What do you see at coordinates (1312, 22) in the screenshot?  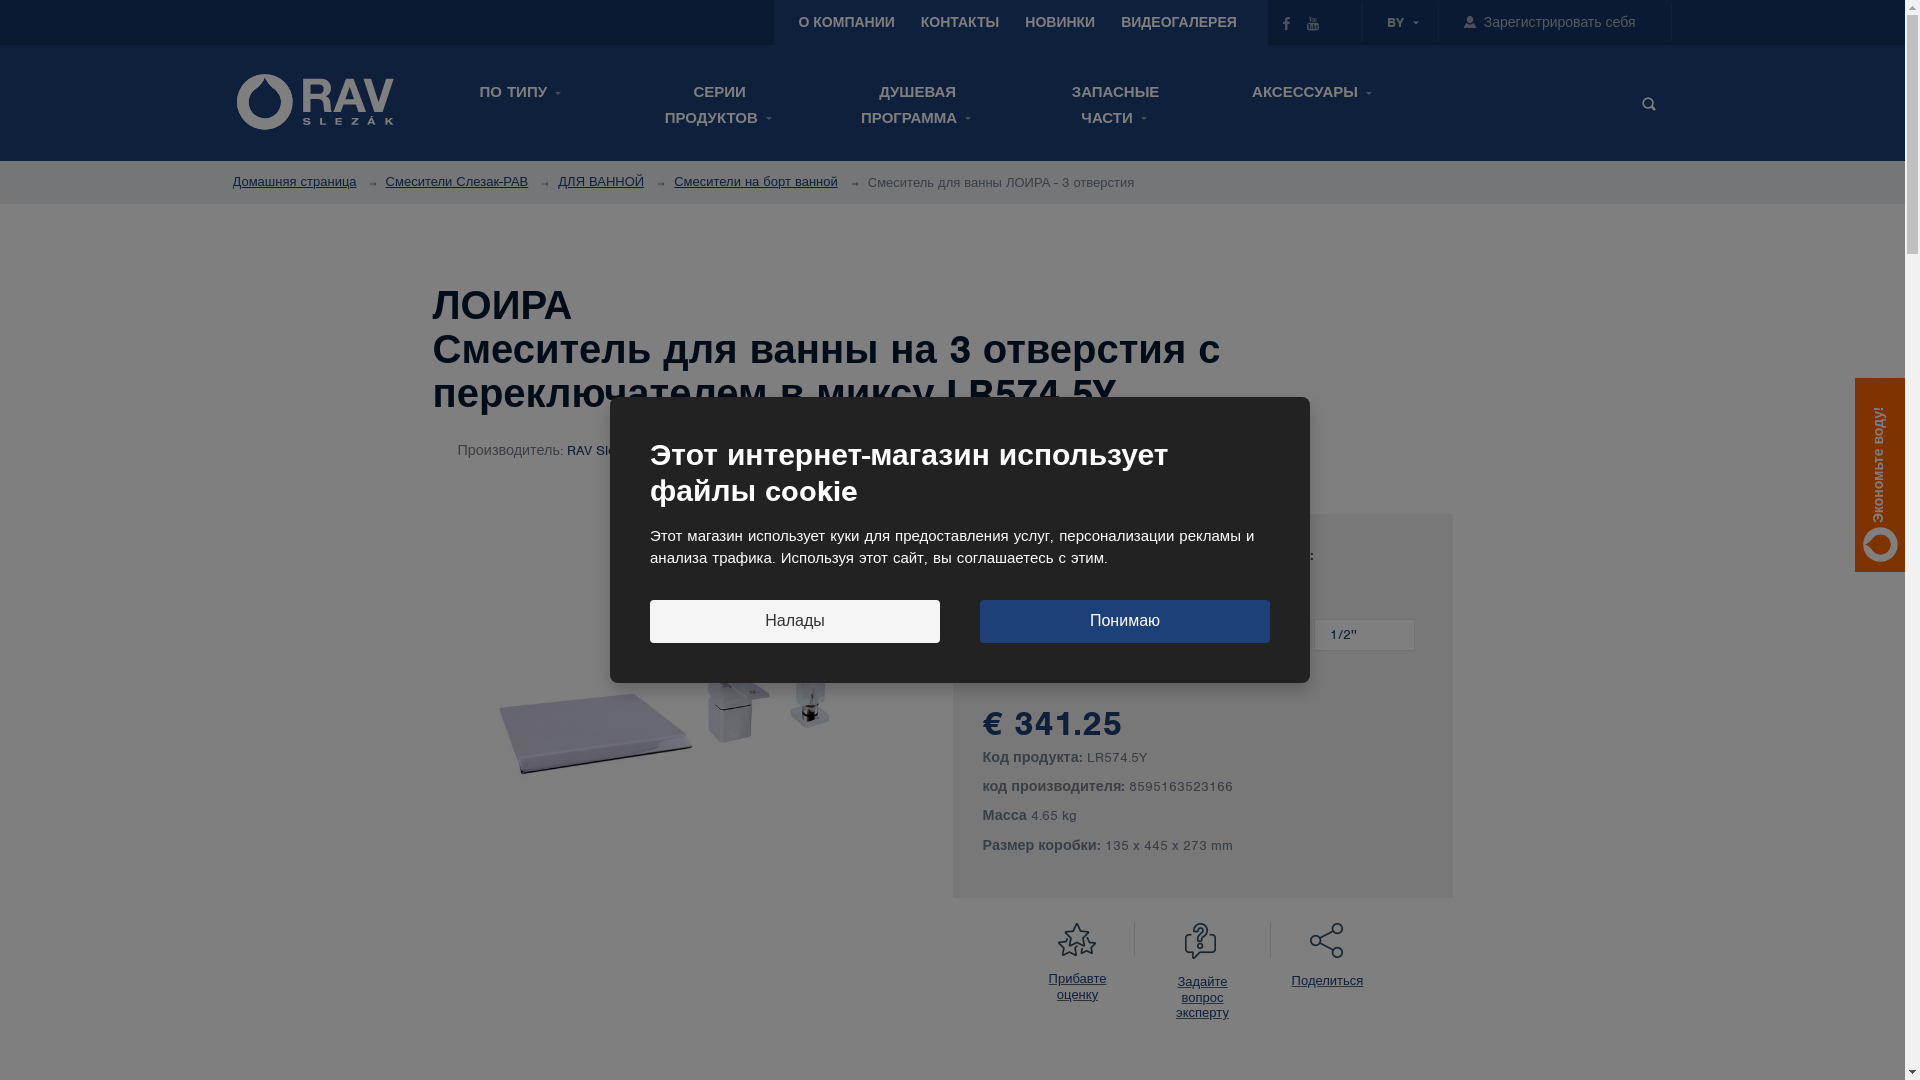 I see `'Youtube'` at bounding box center [1312, 22].